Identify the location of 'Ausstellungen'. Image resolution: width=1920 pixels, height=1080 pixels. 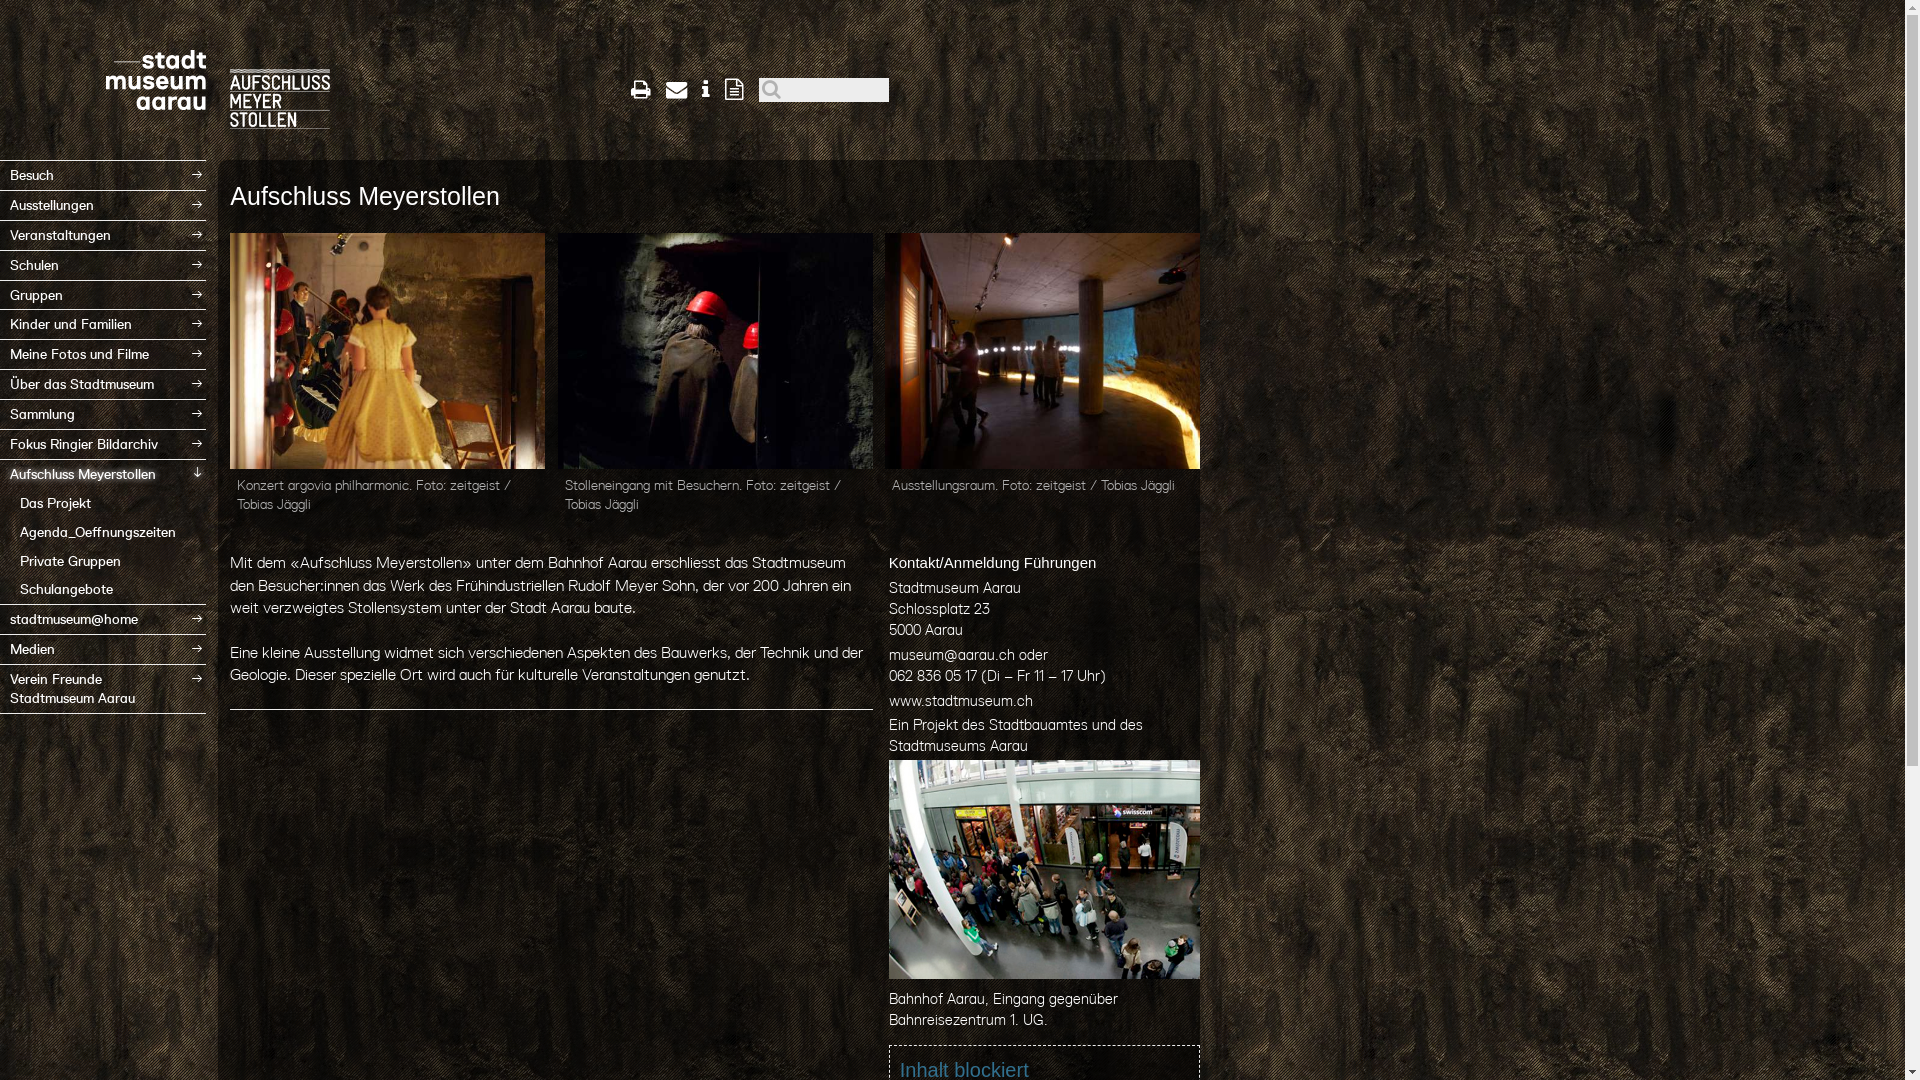
(101, 205).